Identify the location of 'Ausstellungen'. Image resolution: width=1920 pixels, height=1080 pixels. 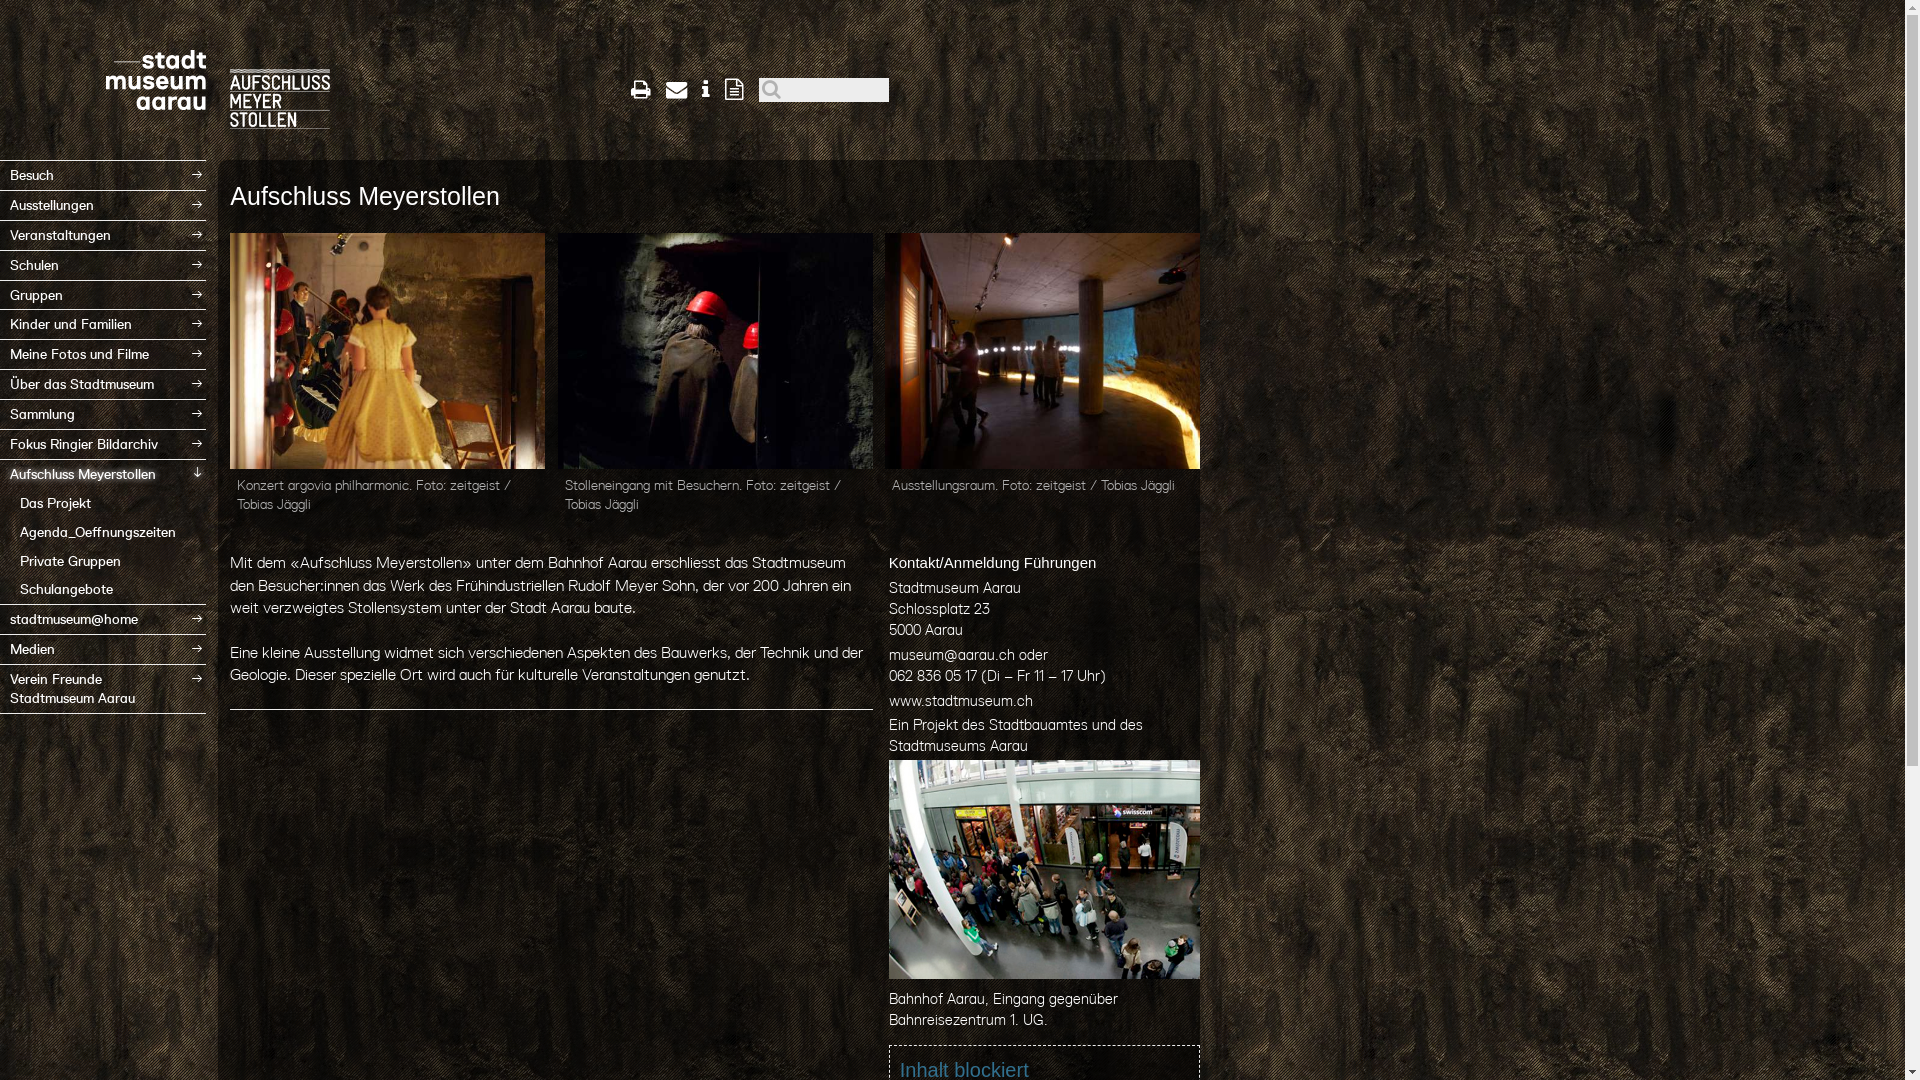
(101, 205).